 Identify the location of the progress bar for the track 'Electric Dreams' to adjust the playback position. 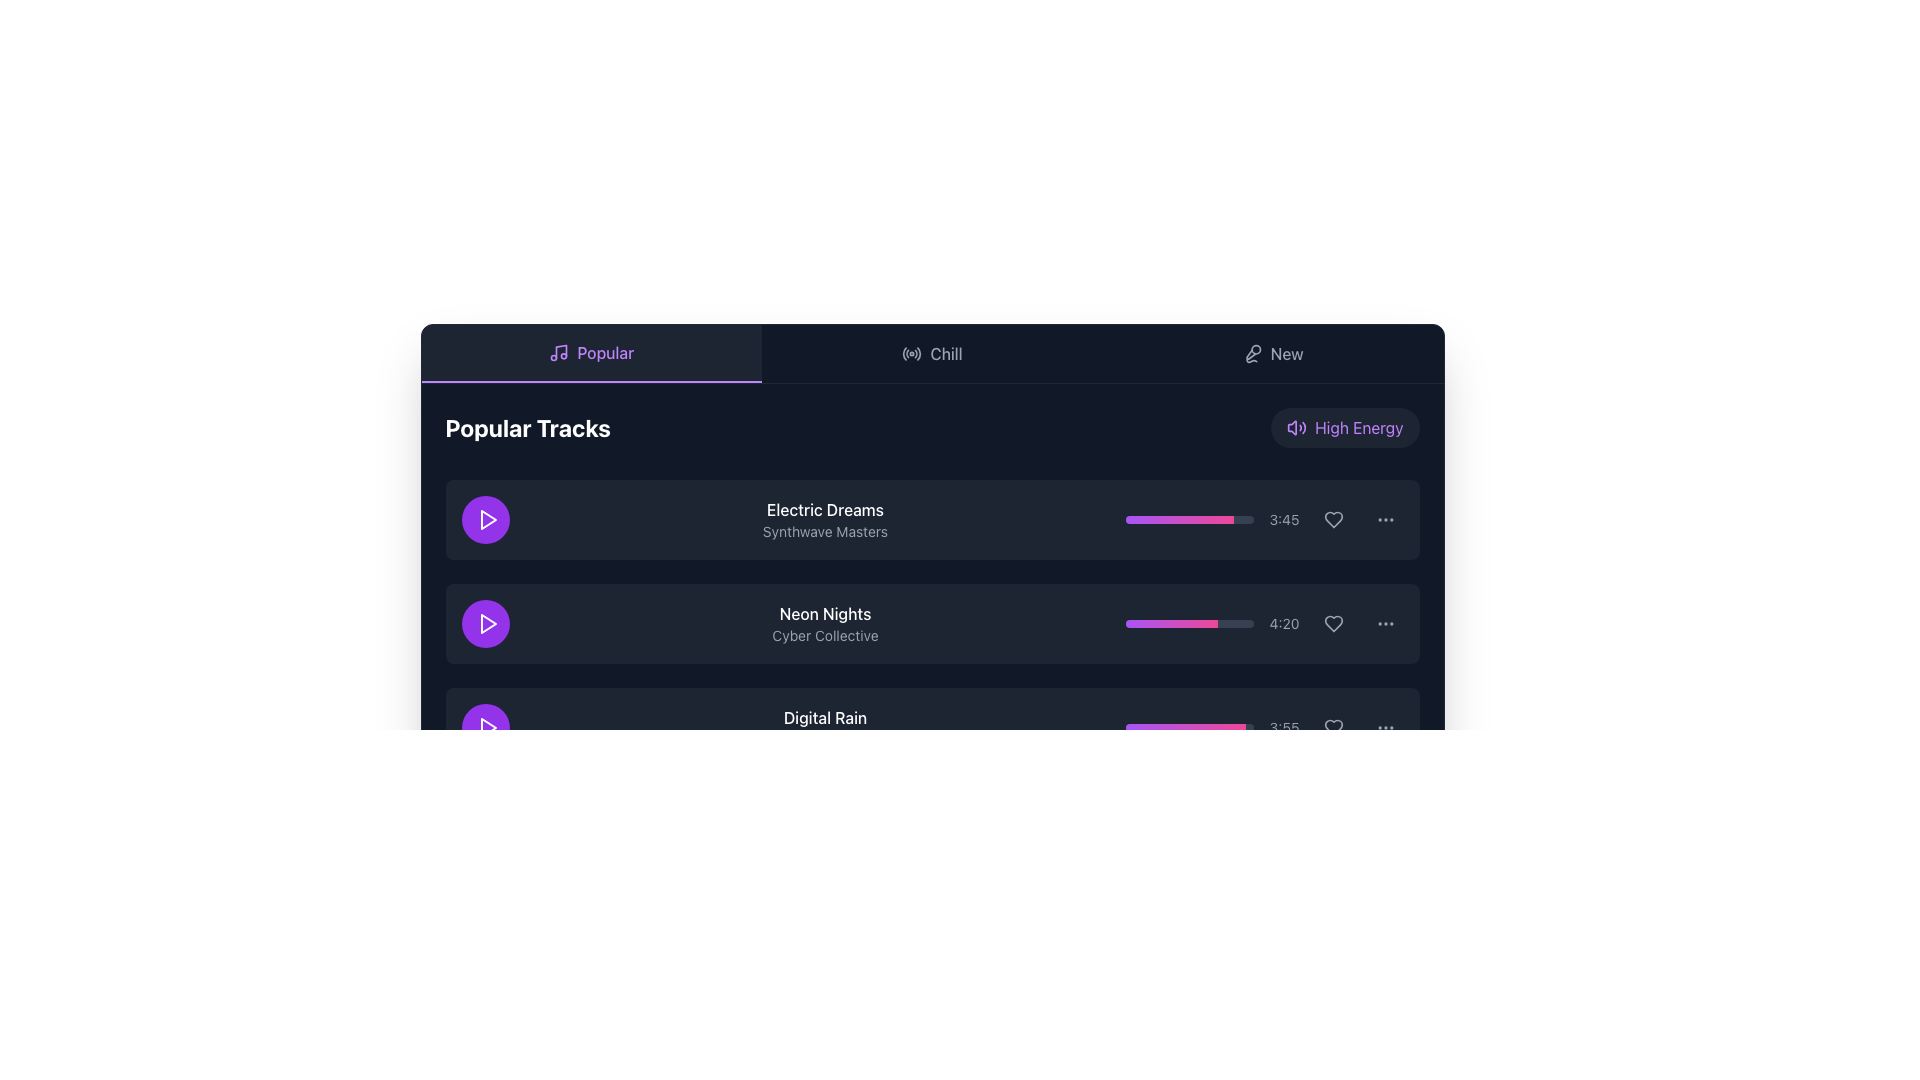
(1179, 519).